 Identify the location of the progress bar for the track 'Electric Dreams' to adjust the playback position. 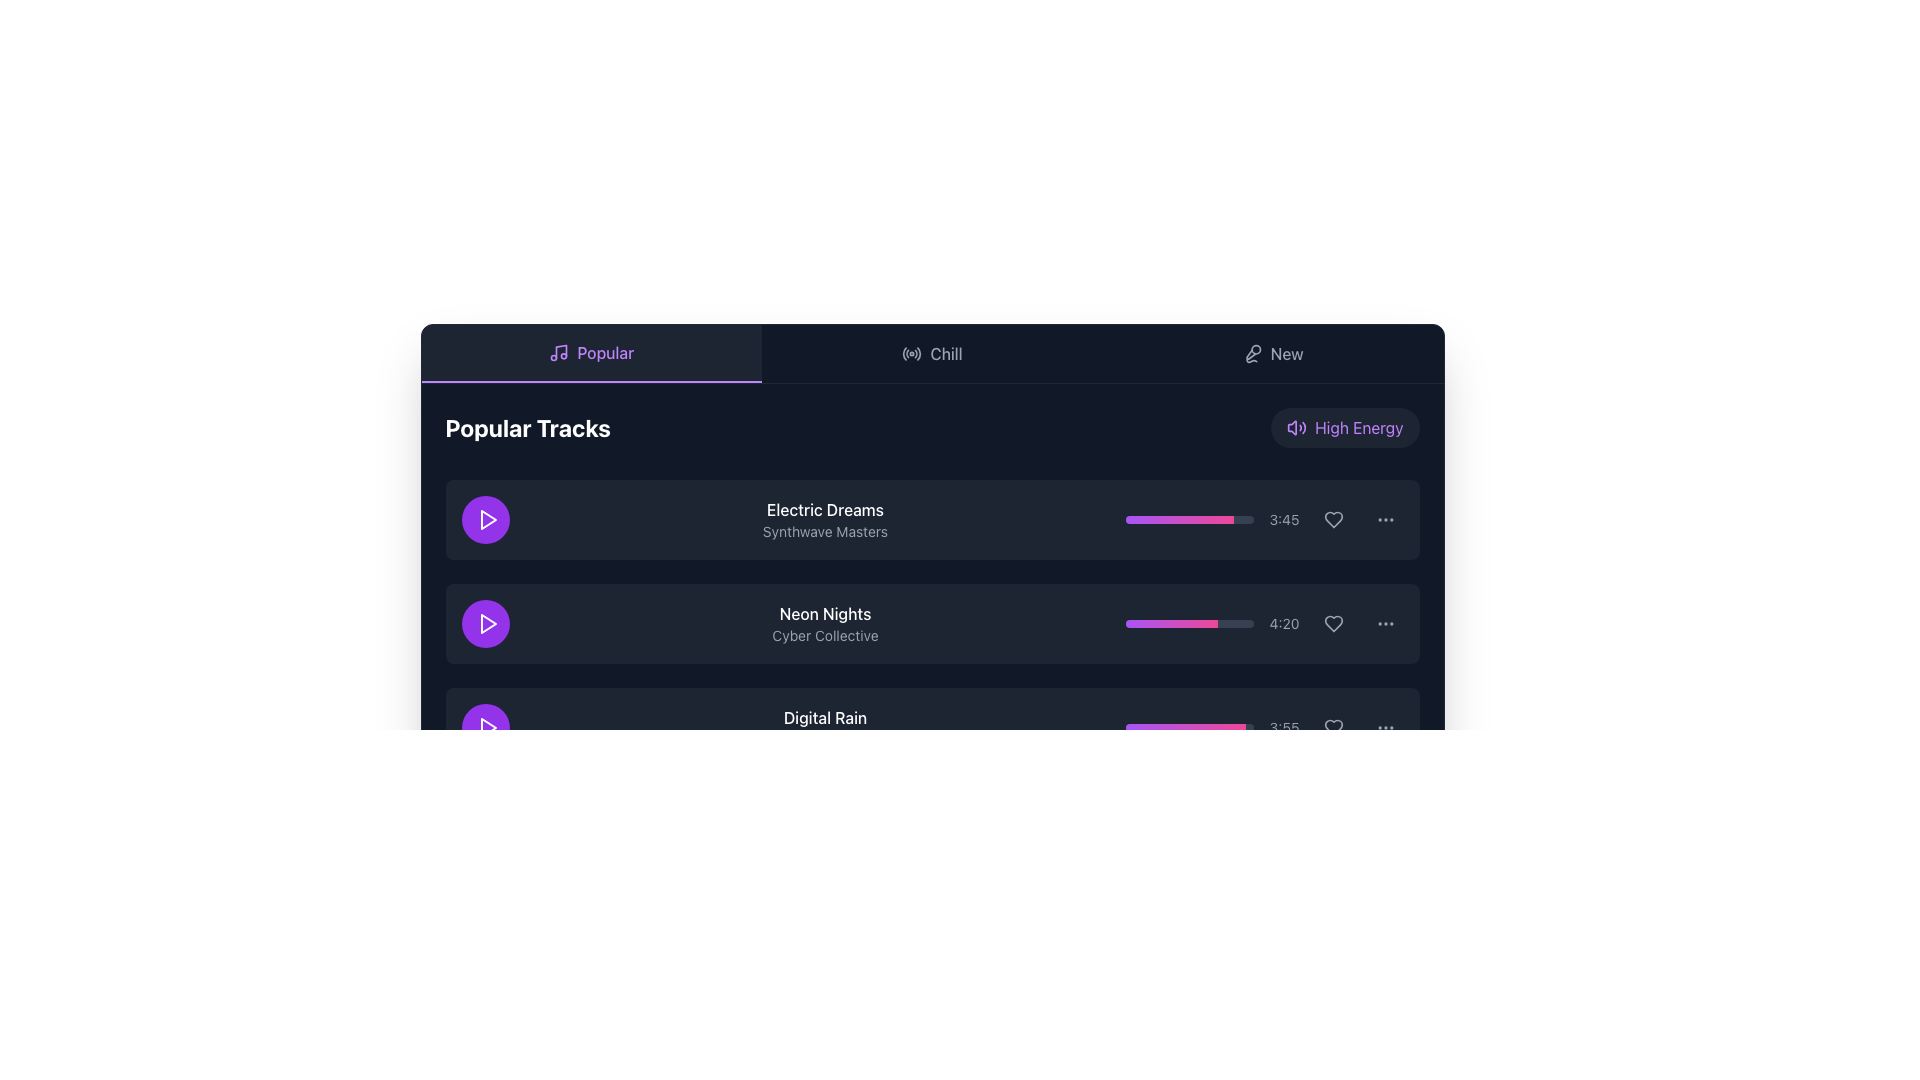
(1179, 519).